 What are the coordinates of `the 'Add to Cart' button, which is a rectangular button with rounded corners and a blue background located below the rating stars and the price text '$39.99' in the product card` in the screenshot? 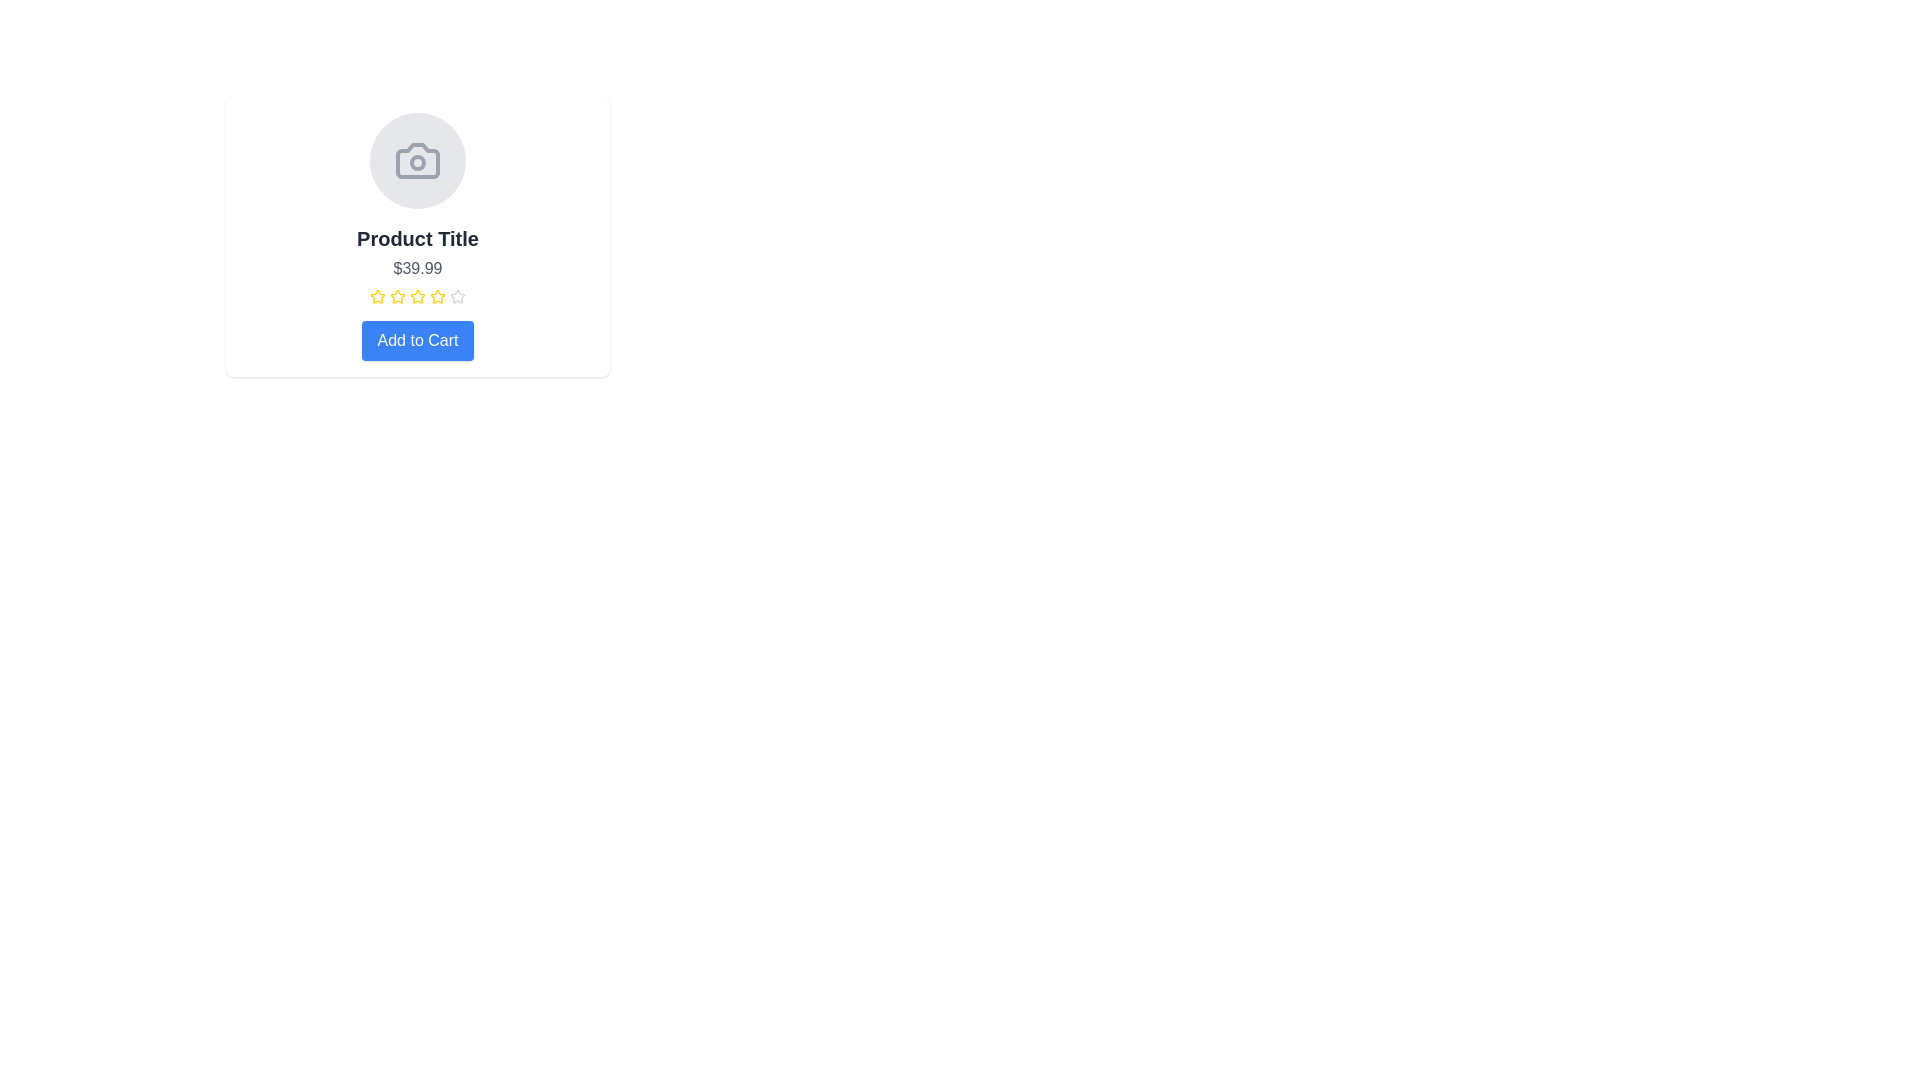 It's located at (416, 339).